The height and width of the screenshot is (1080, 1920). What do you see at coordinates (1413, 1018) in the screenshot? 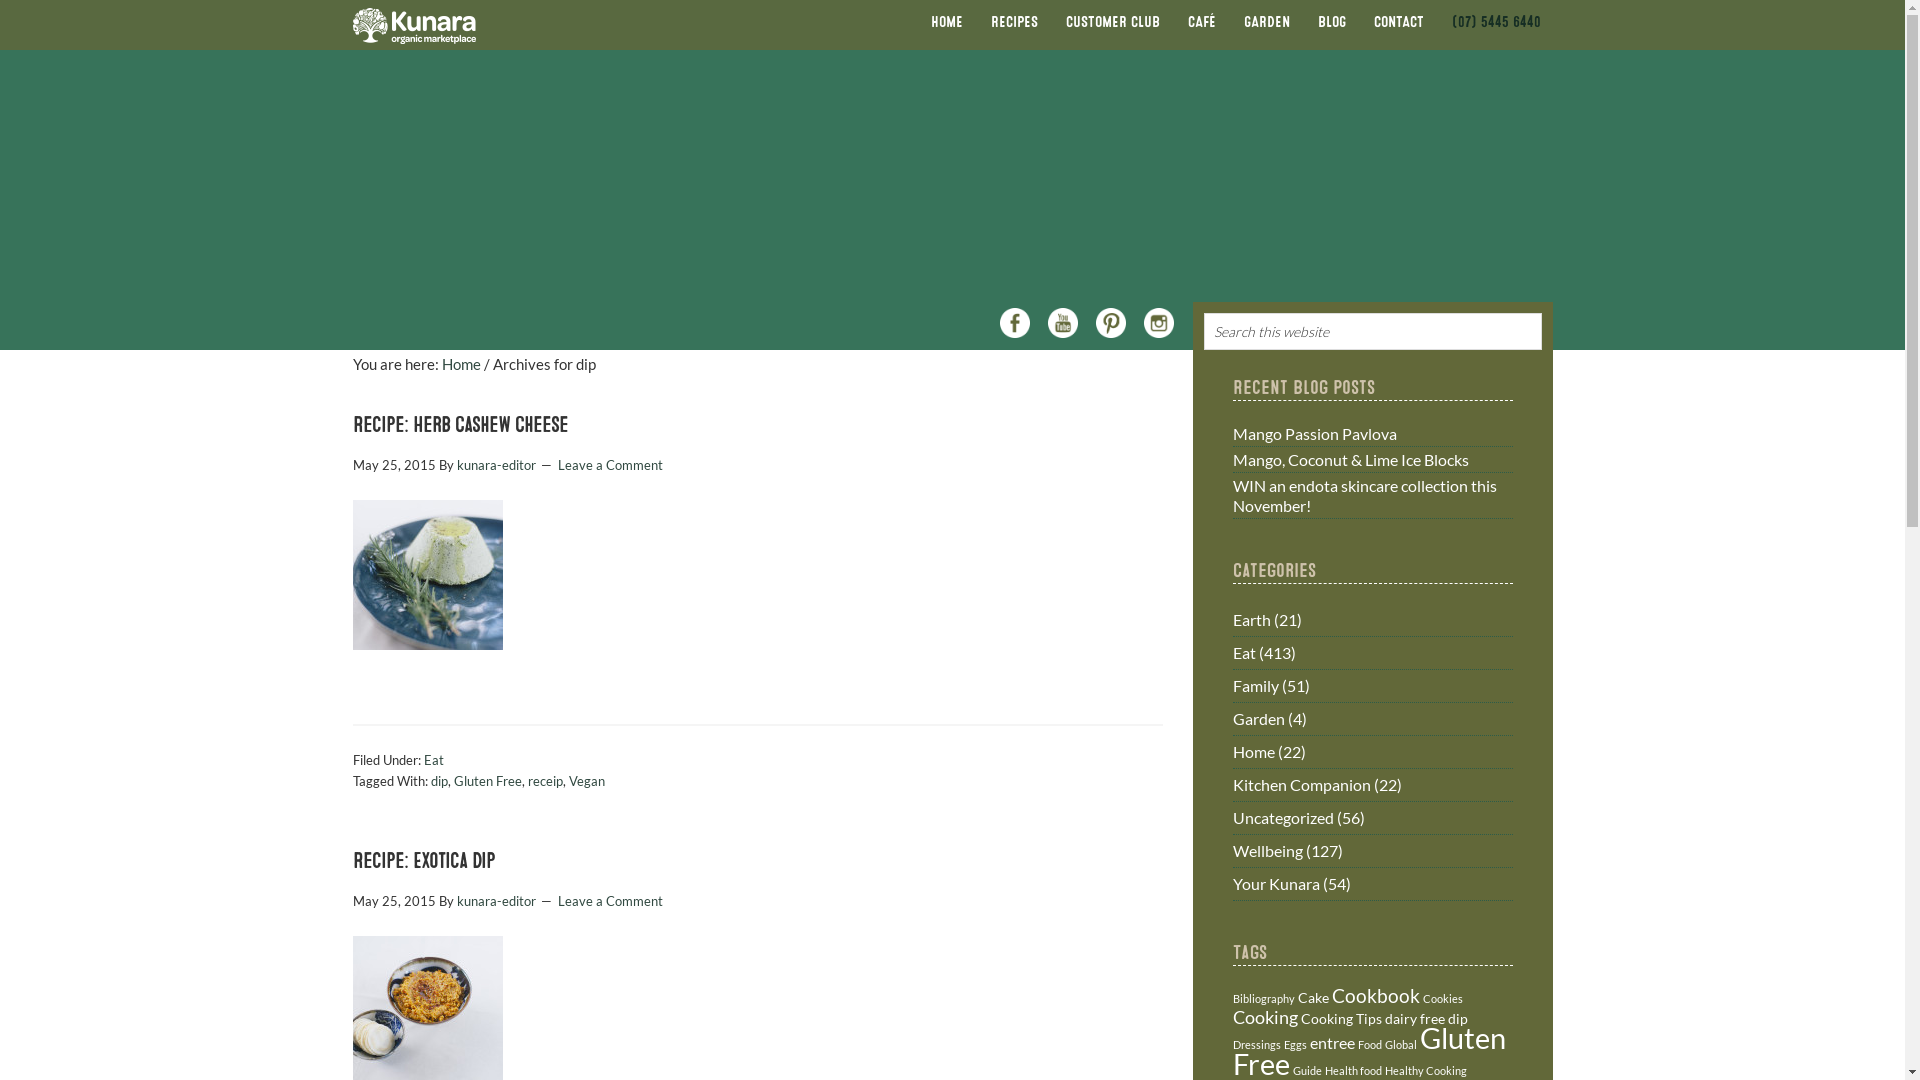
I see `'dairy free'` at bounding box center [1413, 1018].